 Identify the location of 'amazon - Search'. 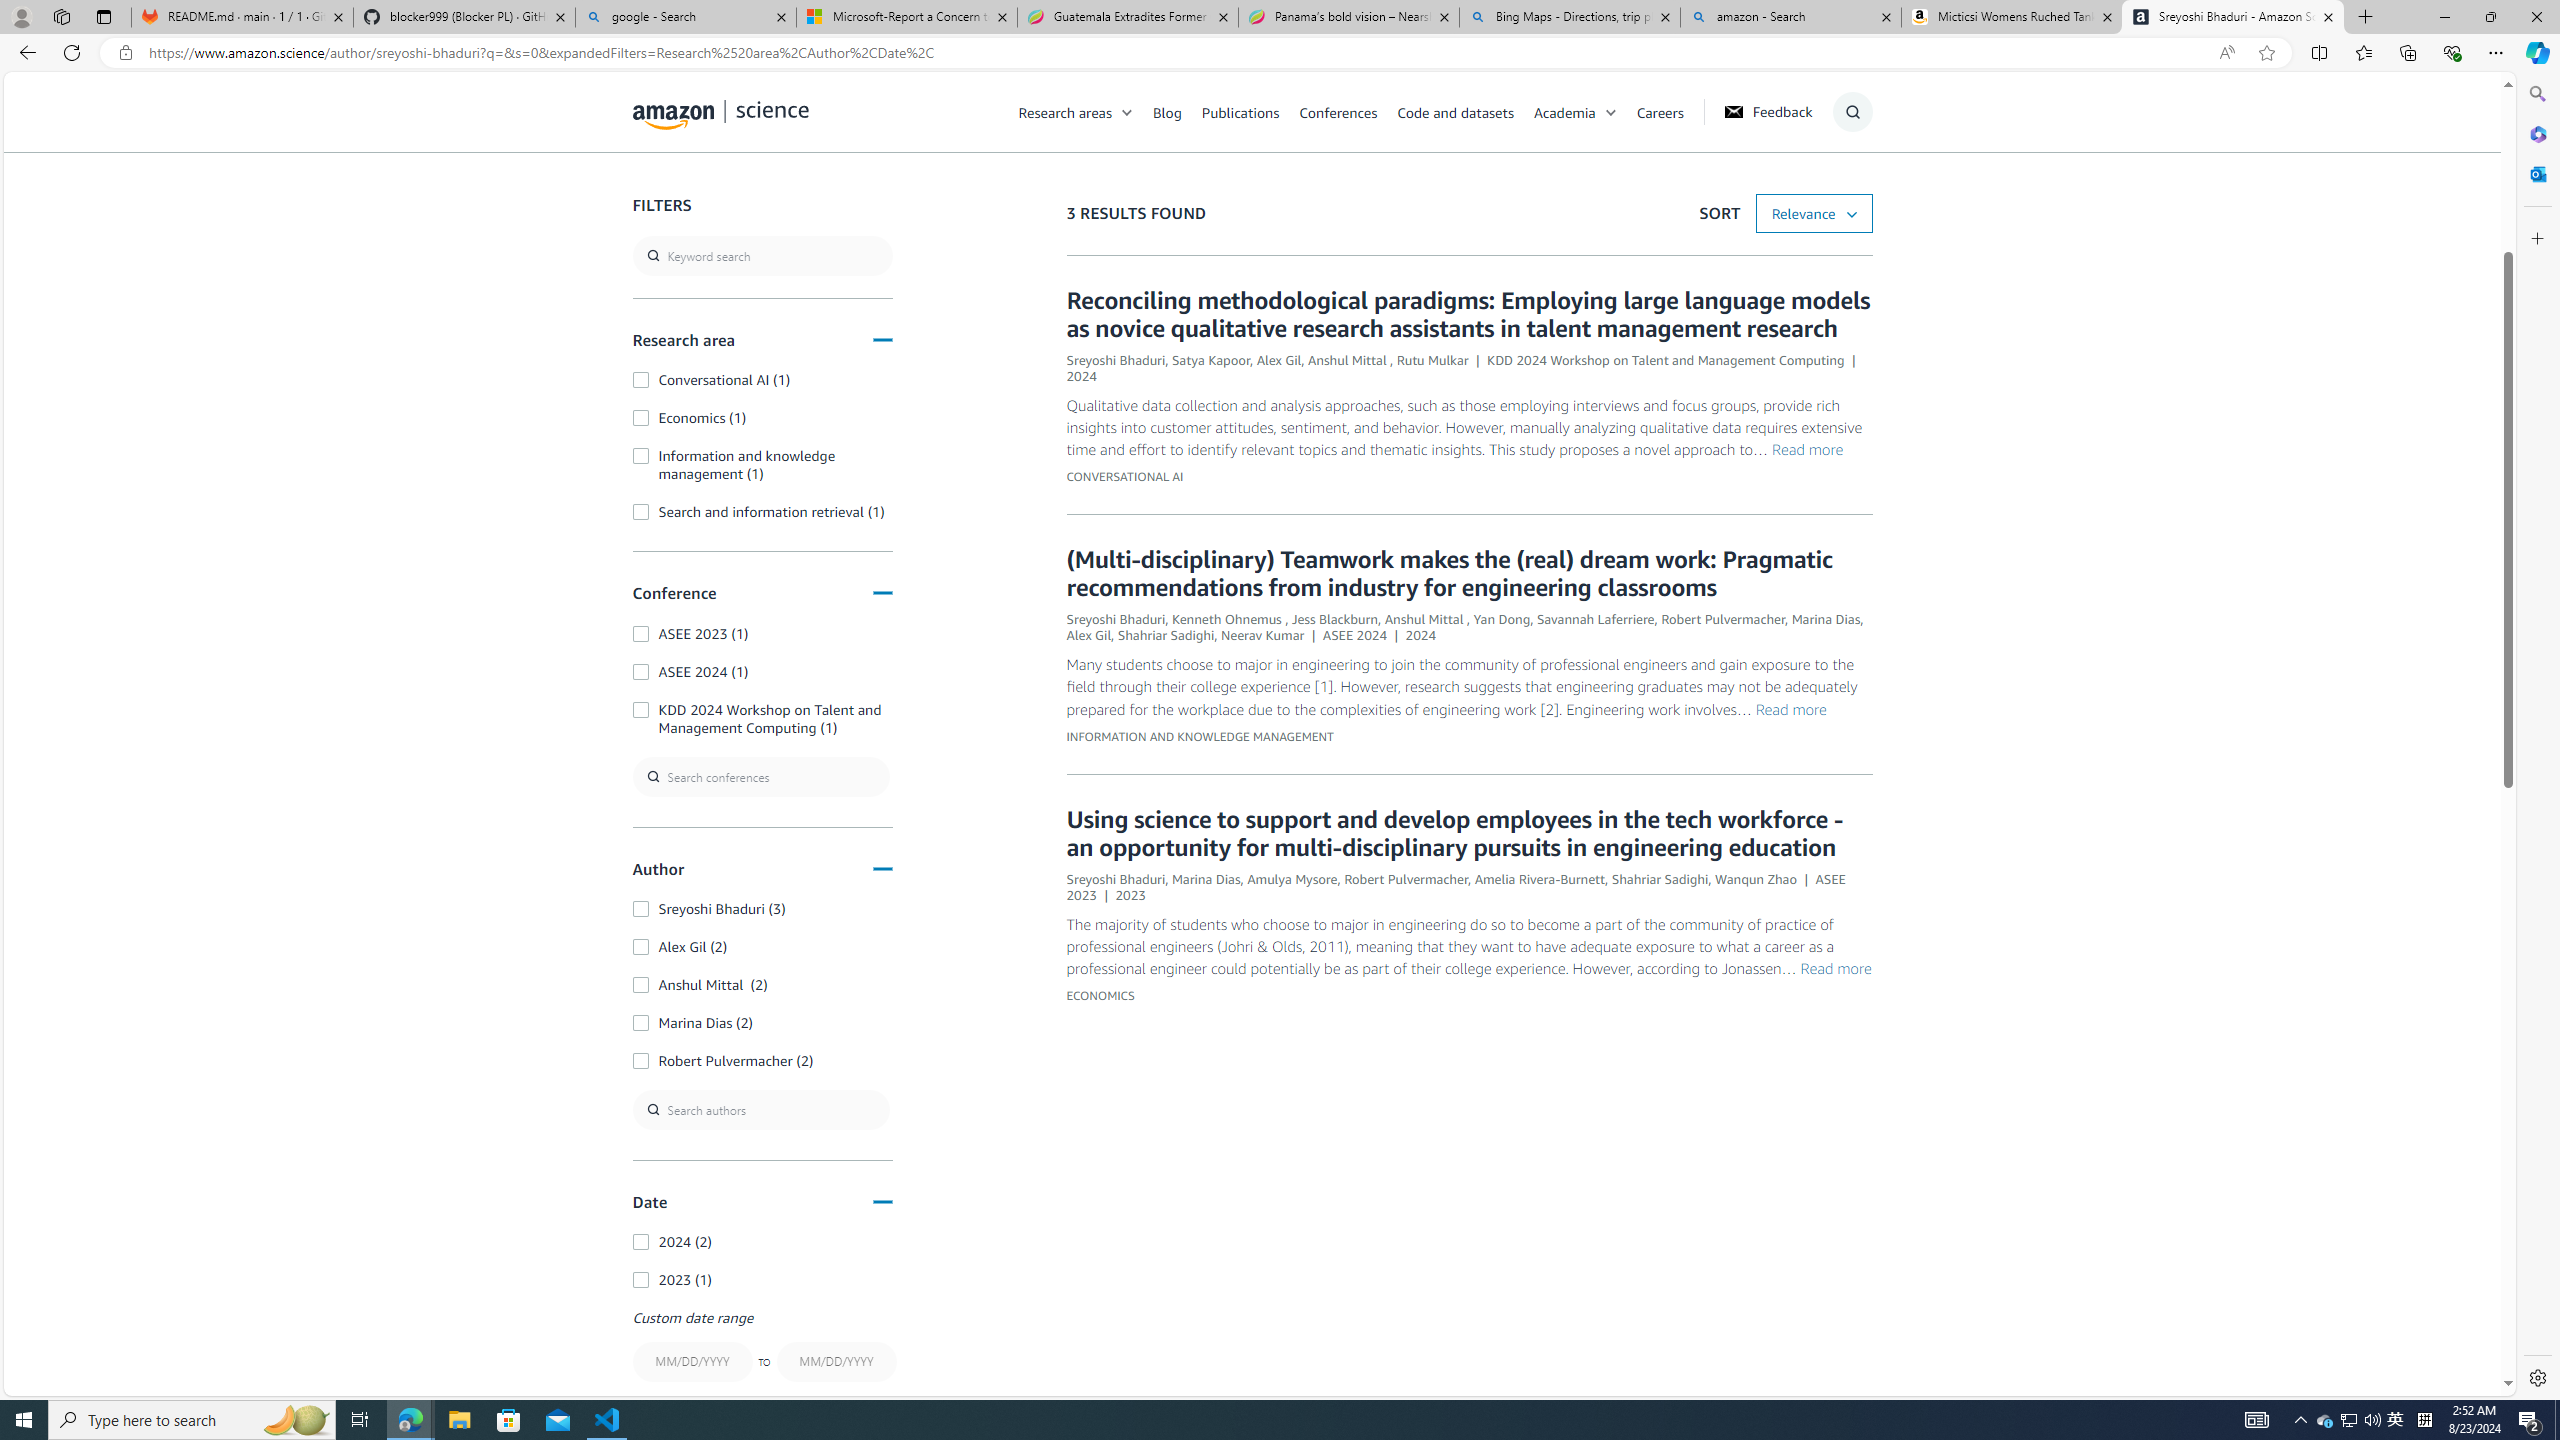
(1789, 16).